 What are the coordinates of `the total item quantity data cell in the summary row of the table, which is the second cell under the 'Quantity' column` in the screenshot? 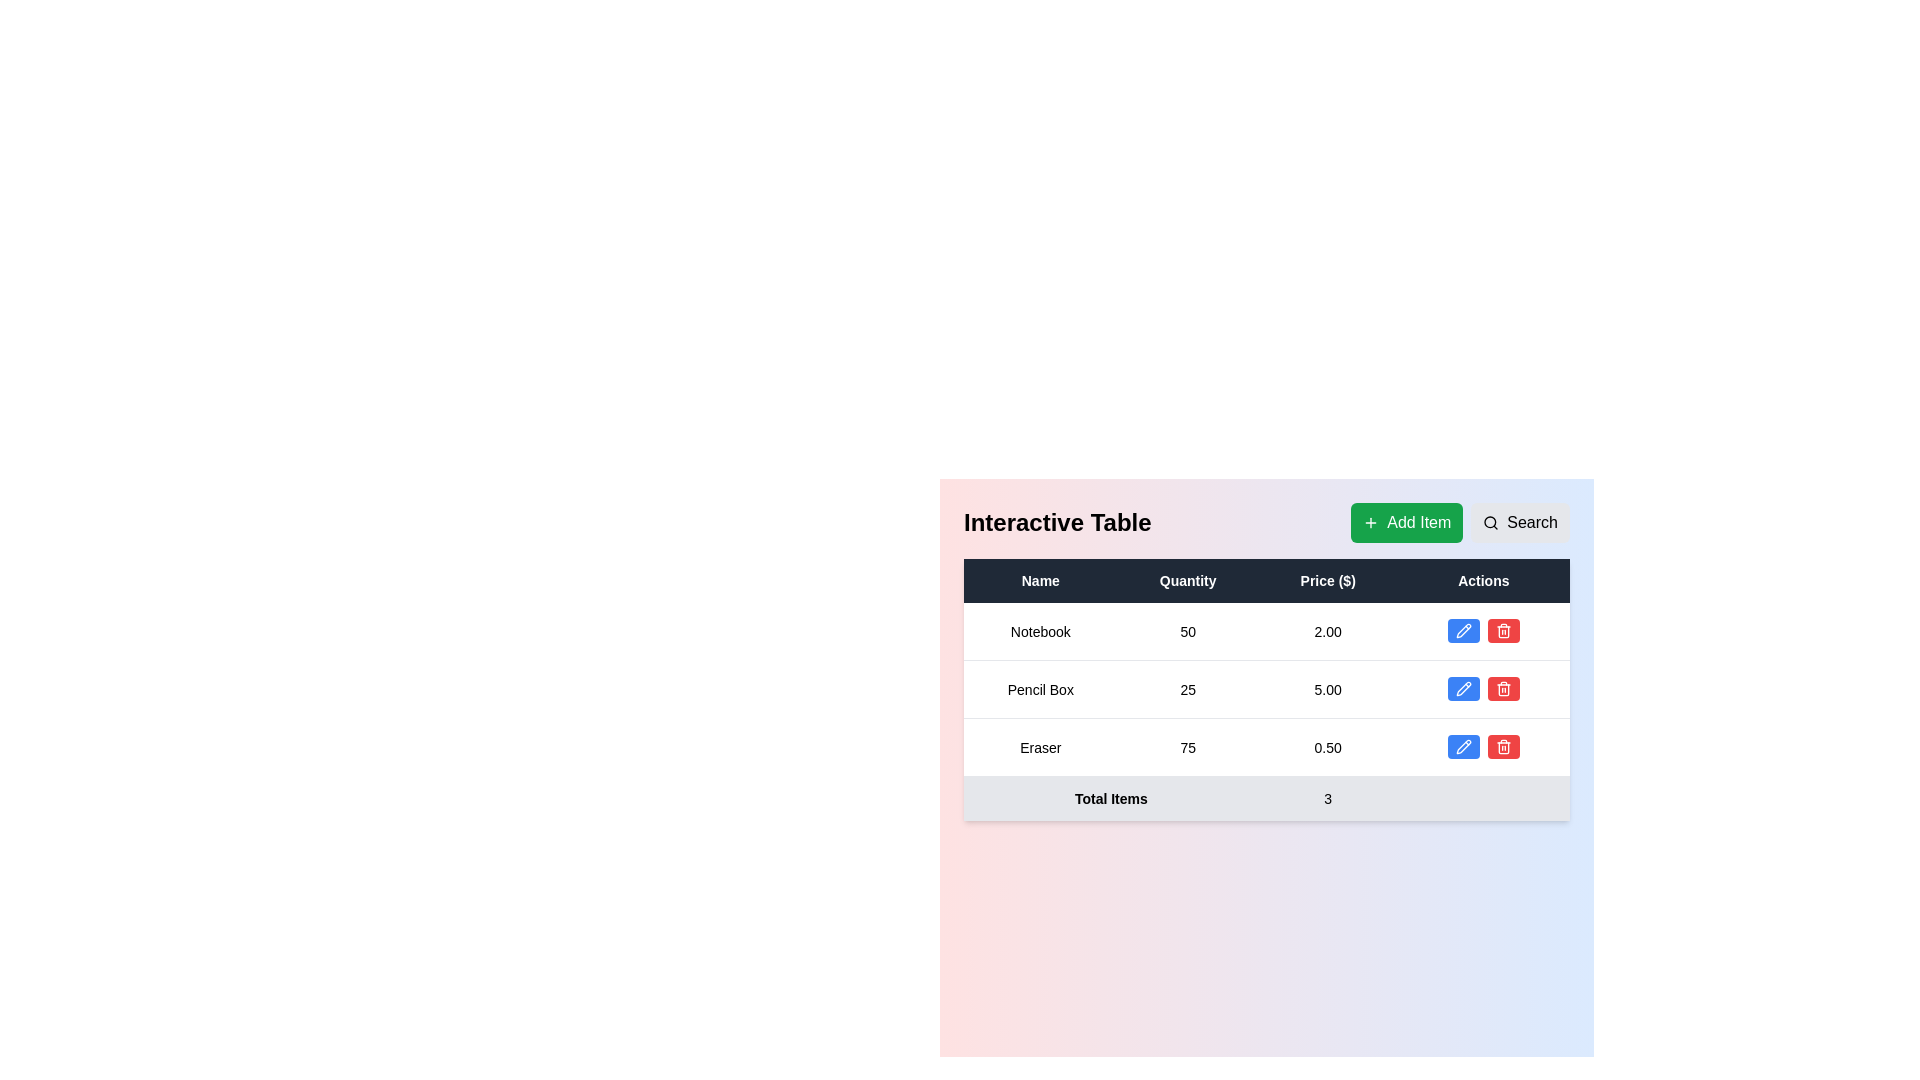 It's located at (1328, 797).